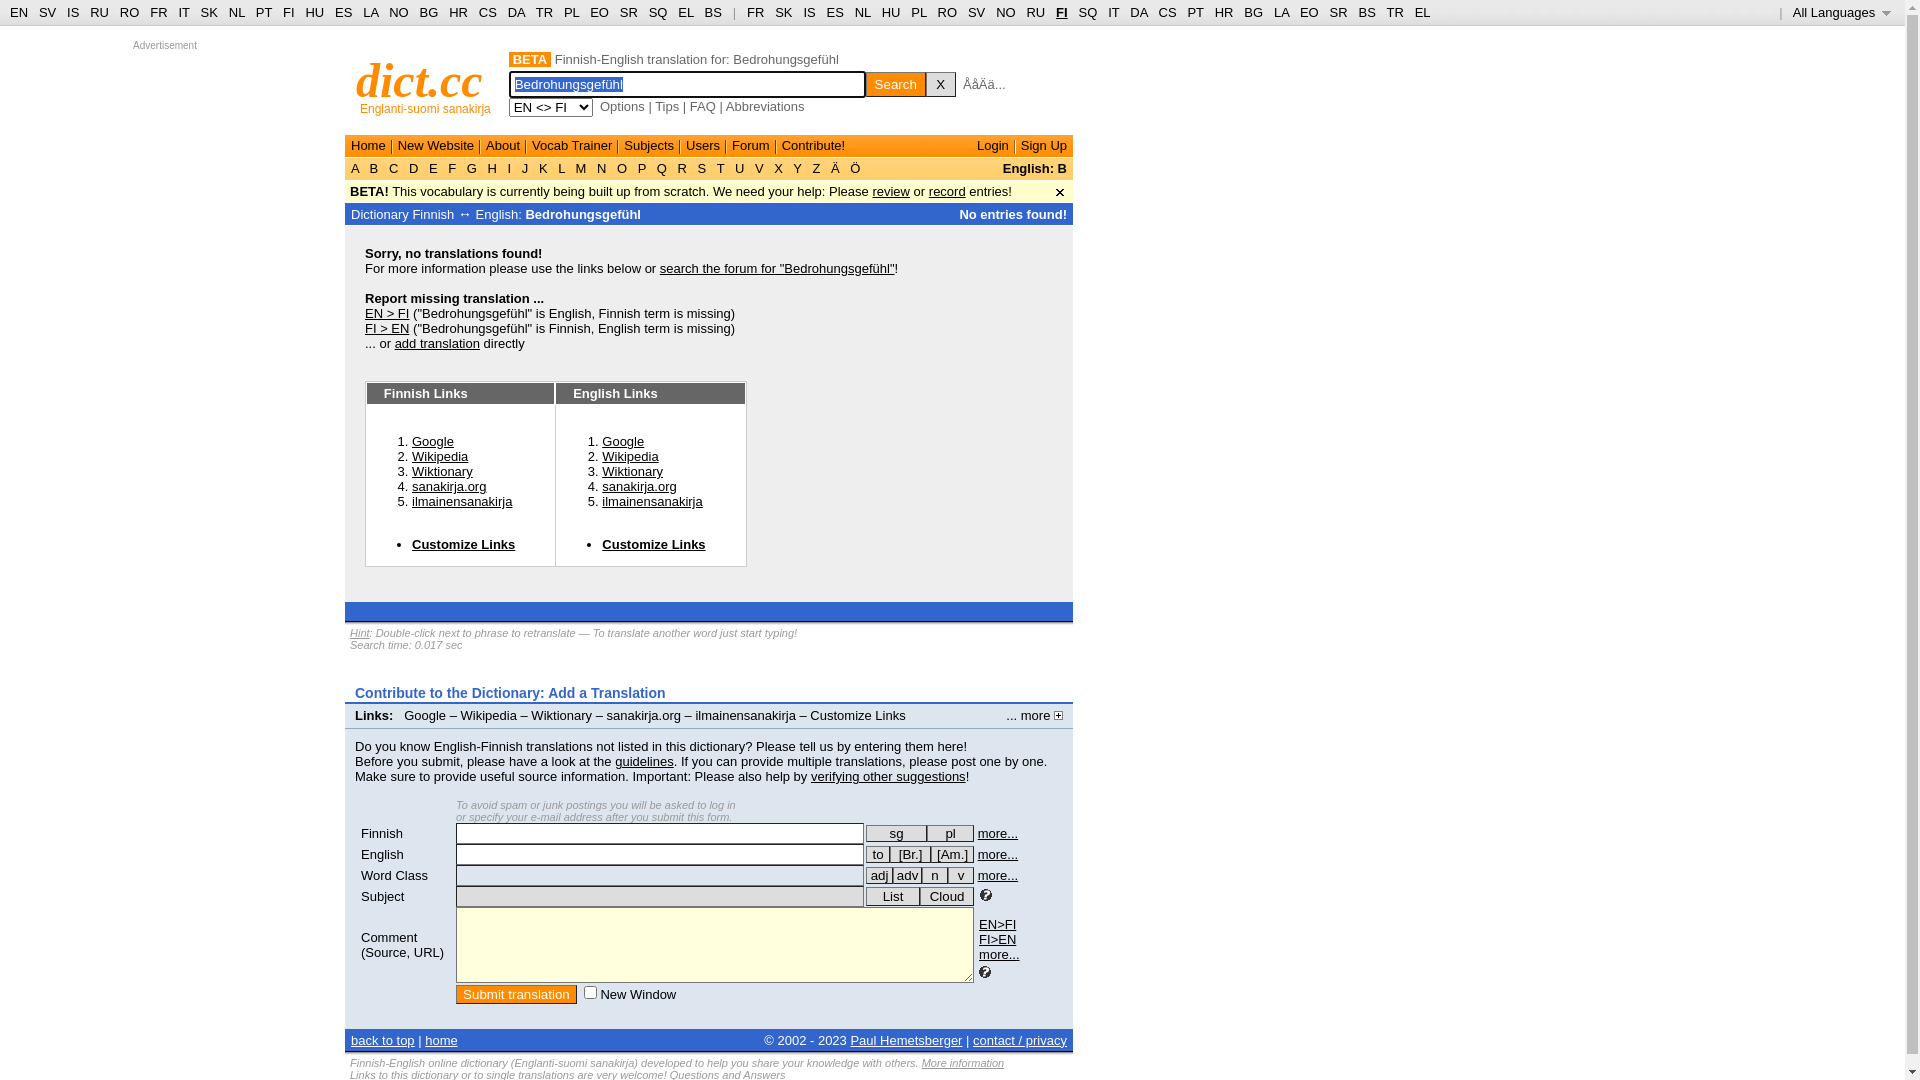 Image resolution: width=1920 pixels, height=1080 pixels. What do you see at coordinates (383, 1039) in the screenshot?
I see `'back to top'` at bounding box center [383, 1039].